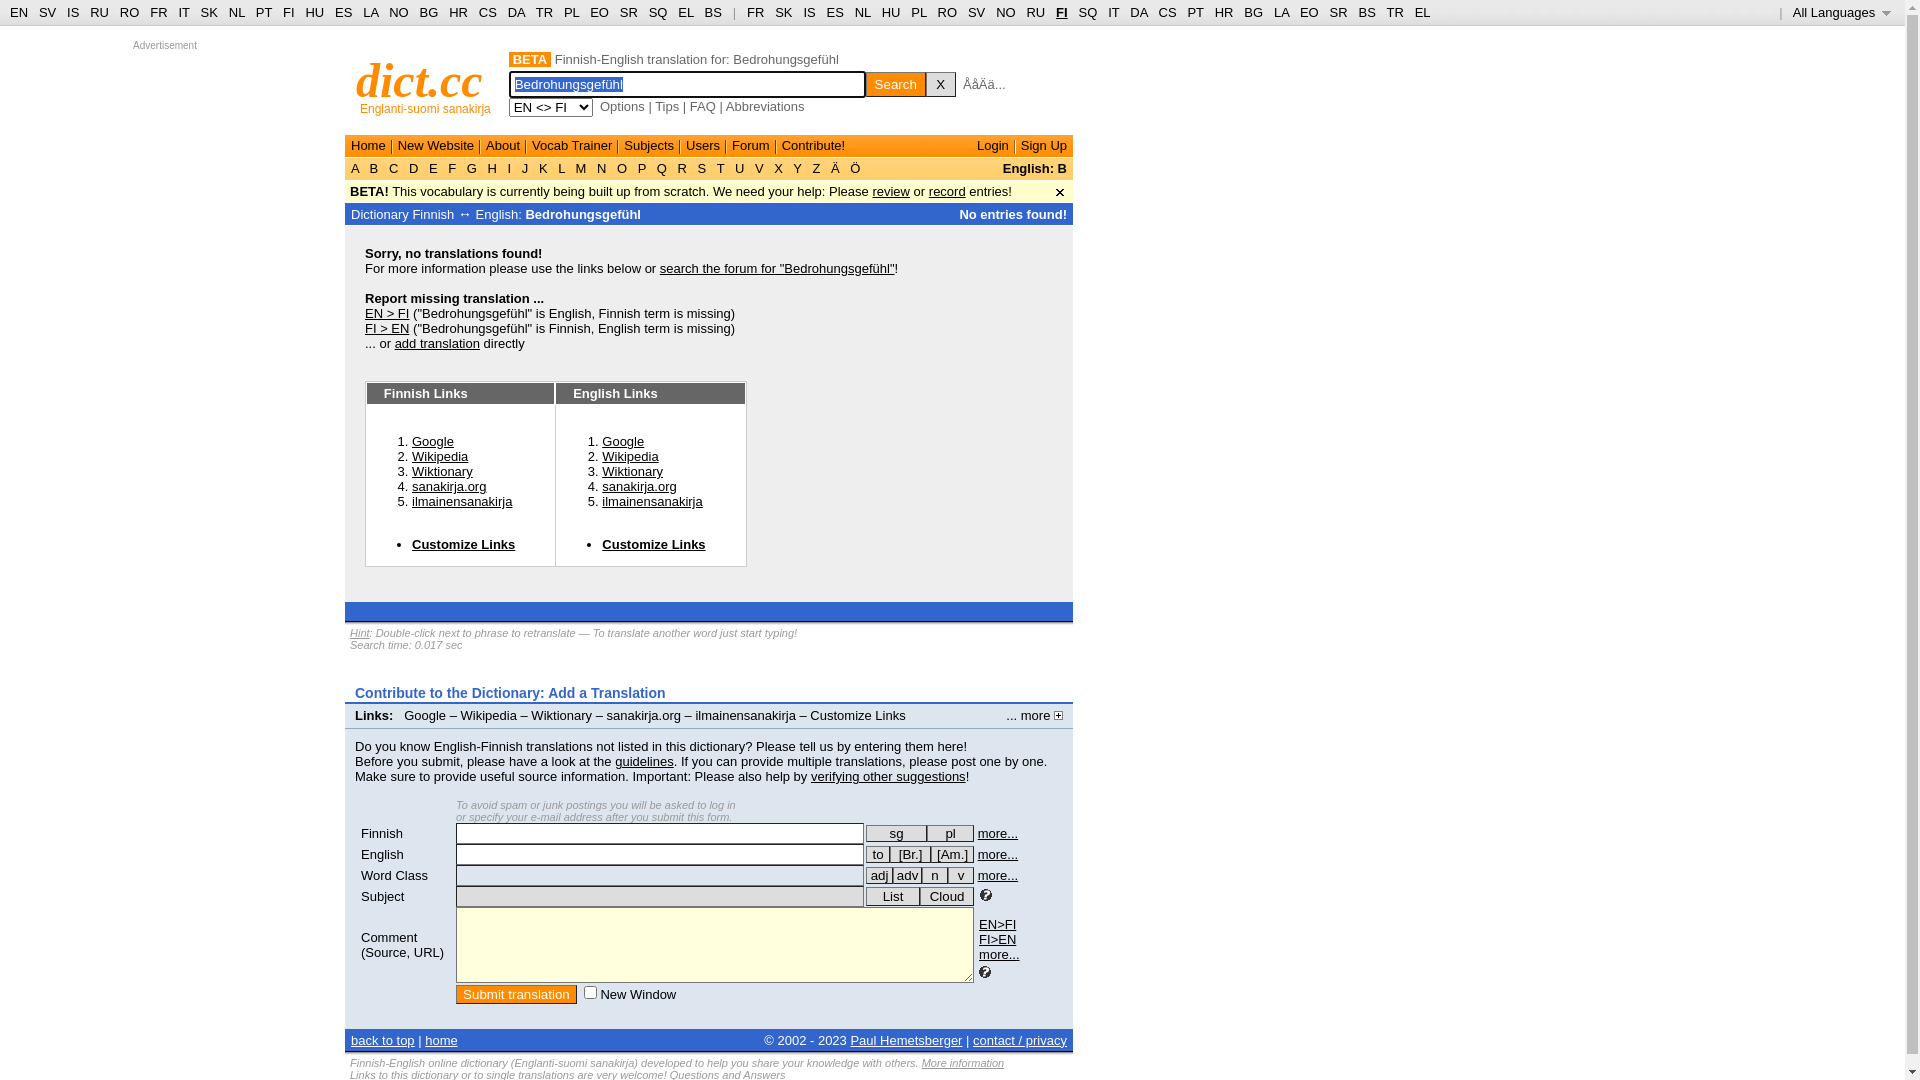 Image resolution: width=1920 pixels, height=1080 pixels. What do you see at coordinates (383, 1039) in the screenshot?
I see `'back to top'` at bounding box center [383, 1039].